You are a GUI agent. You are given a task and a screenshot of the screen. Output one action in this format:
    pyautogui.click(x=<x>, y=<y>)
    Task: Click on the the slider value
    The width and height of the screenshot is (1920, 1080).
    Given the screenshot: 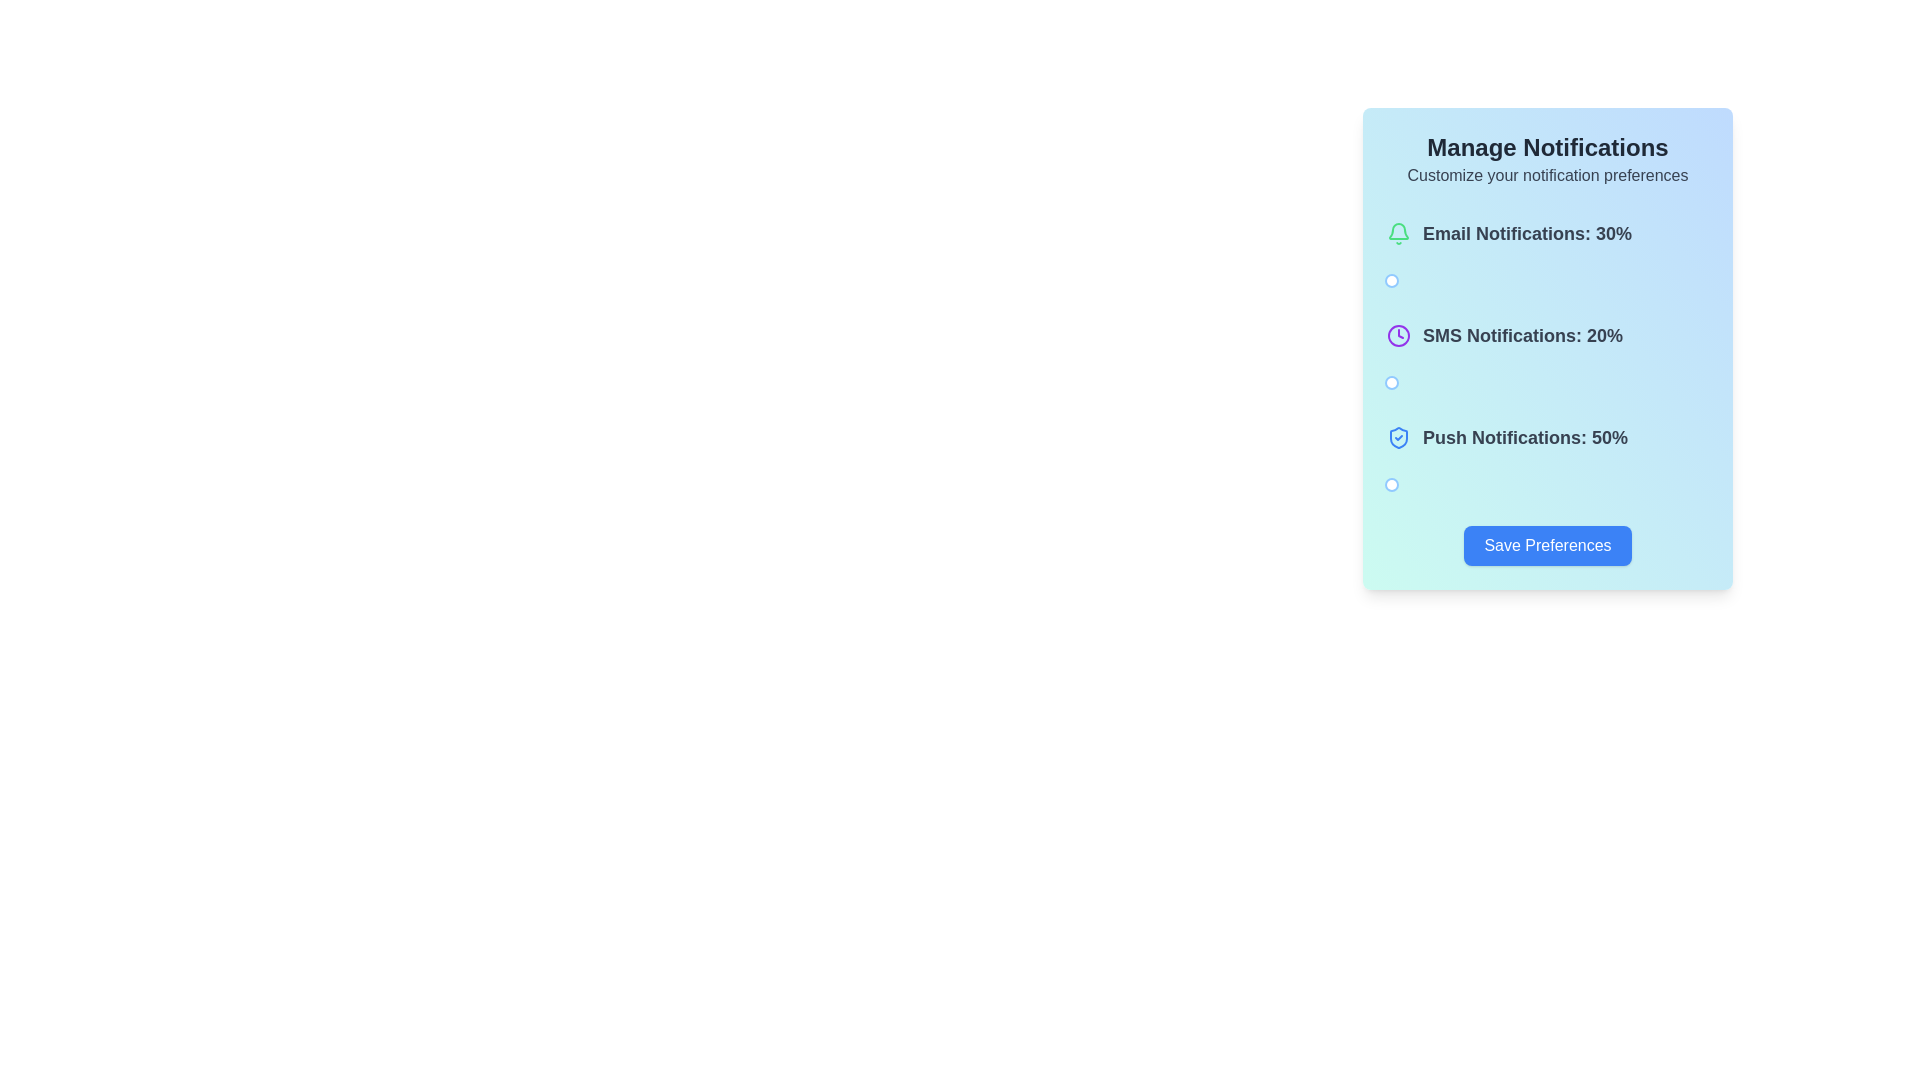 What is the action you would take?
    pyautogui.click(x=1395, y=382)
    